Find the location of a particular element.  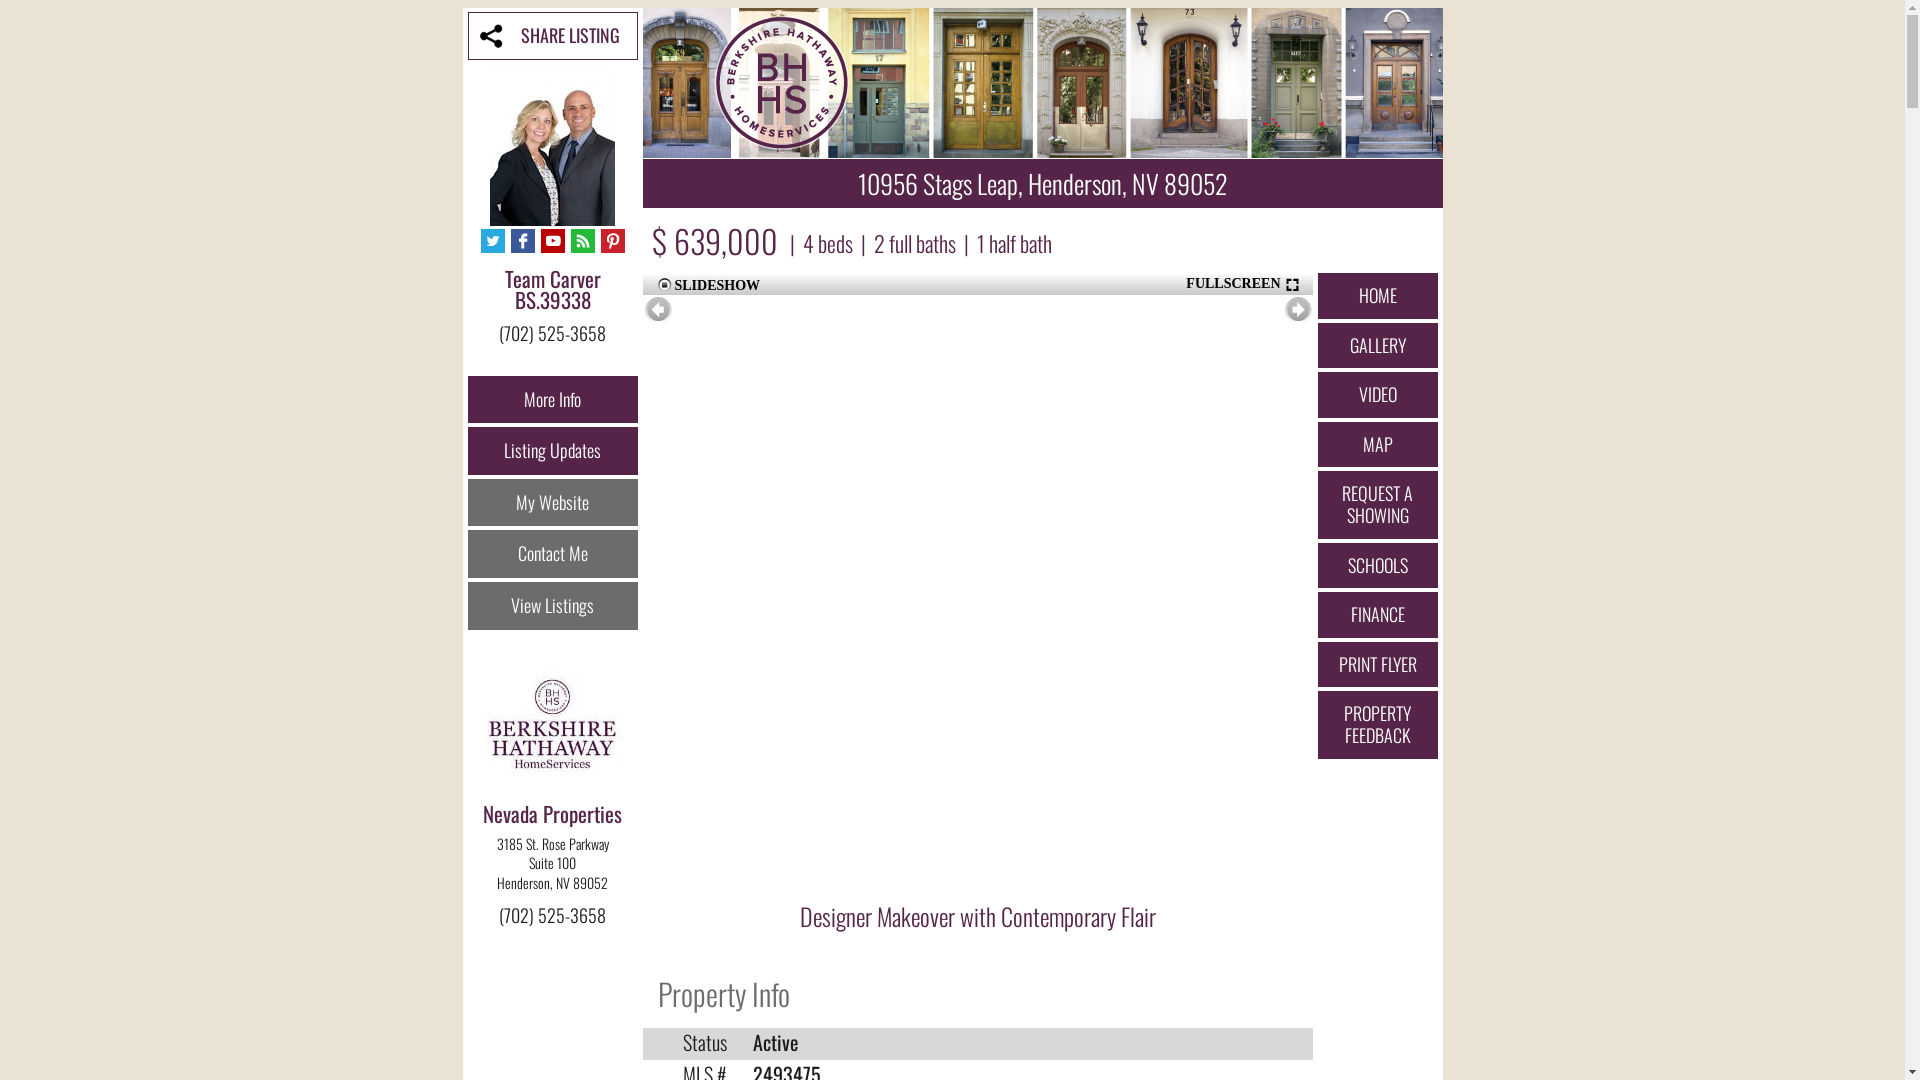

'REQUEST A SHOWING' is located at coordinates (1376, 503).